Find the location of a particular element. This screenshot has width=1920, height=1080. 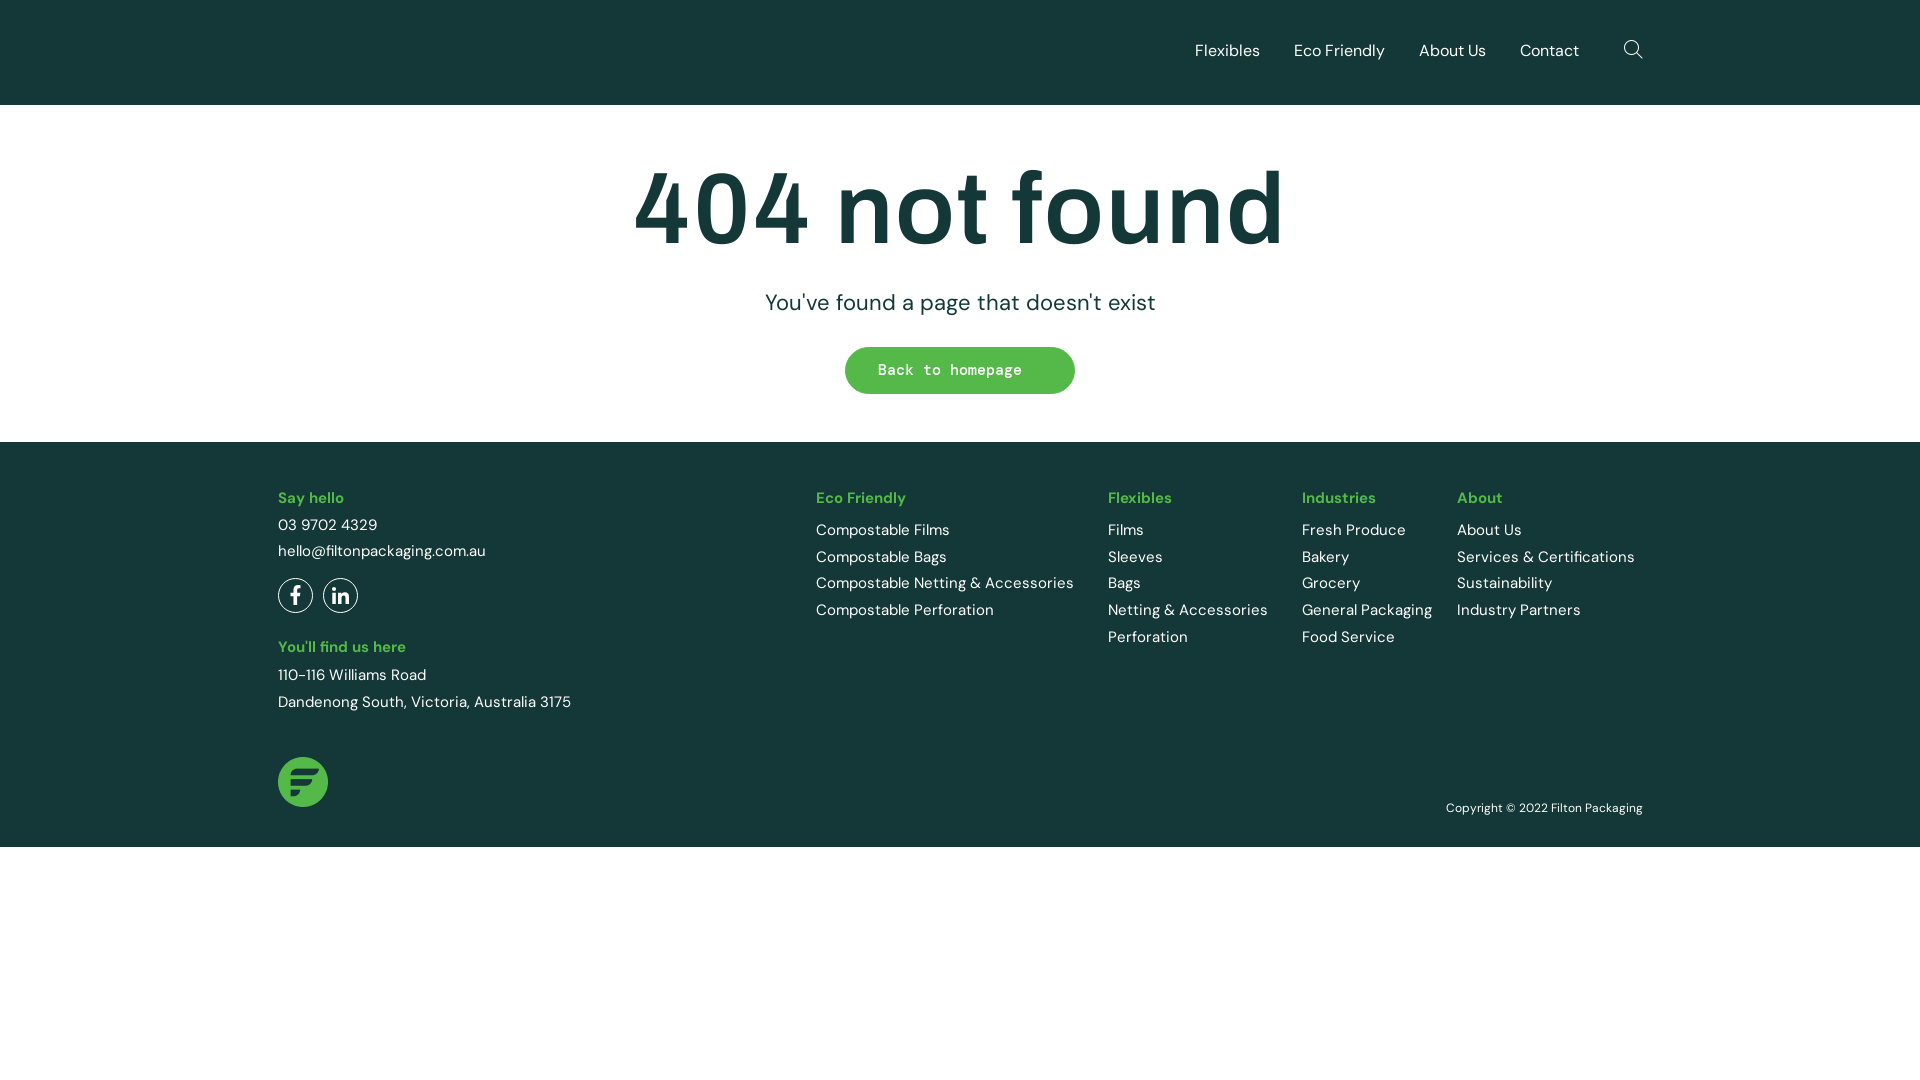

'Industry Partners' is located at coordinates (1457, 608).